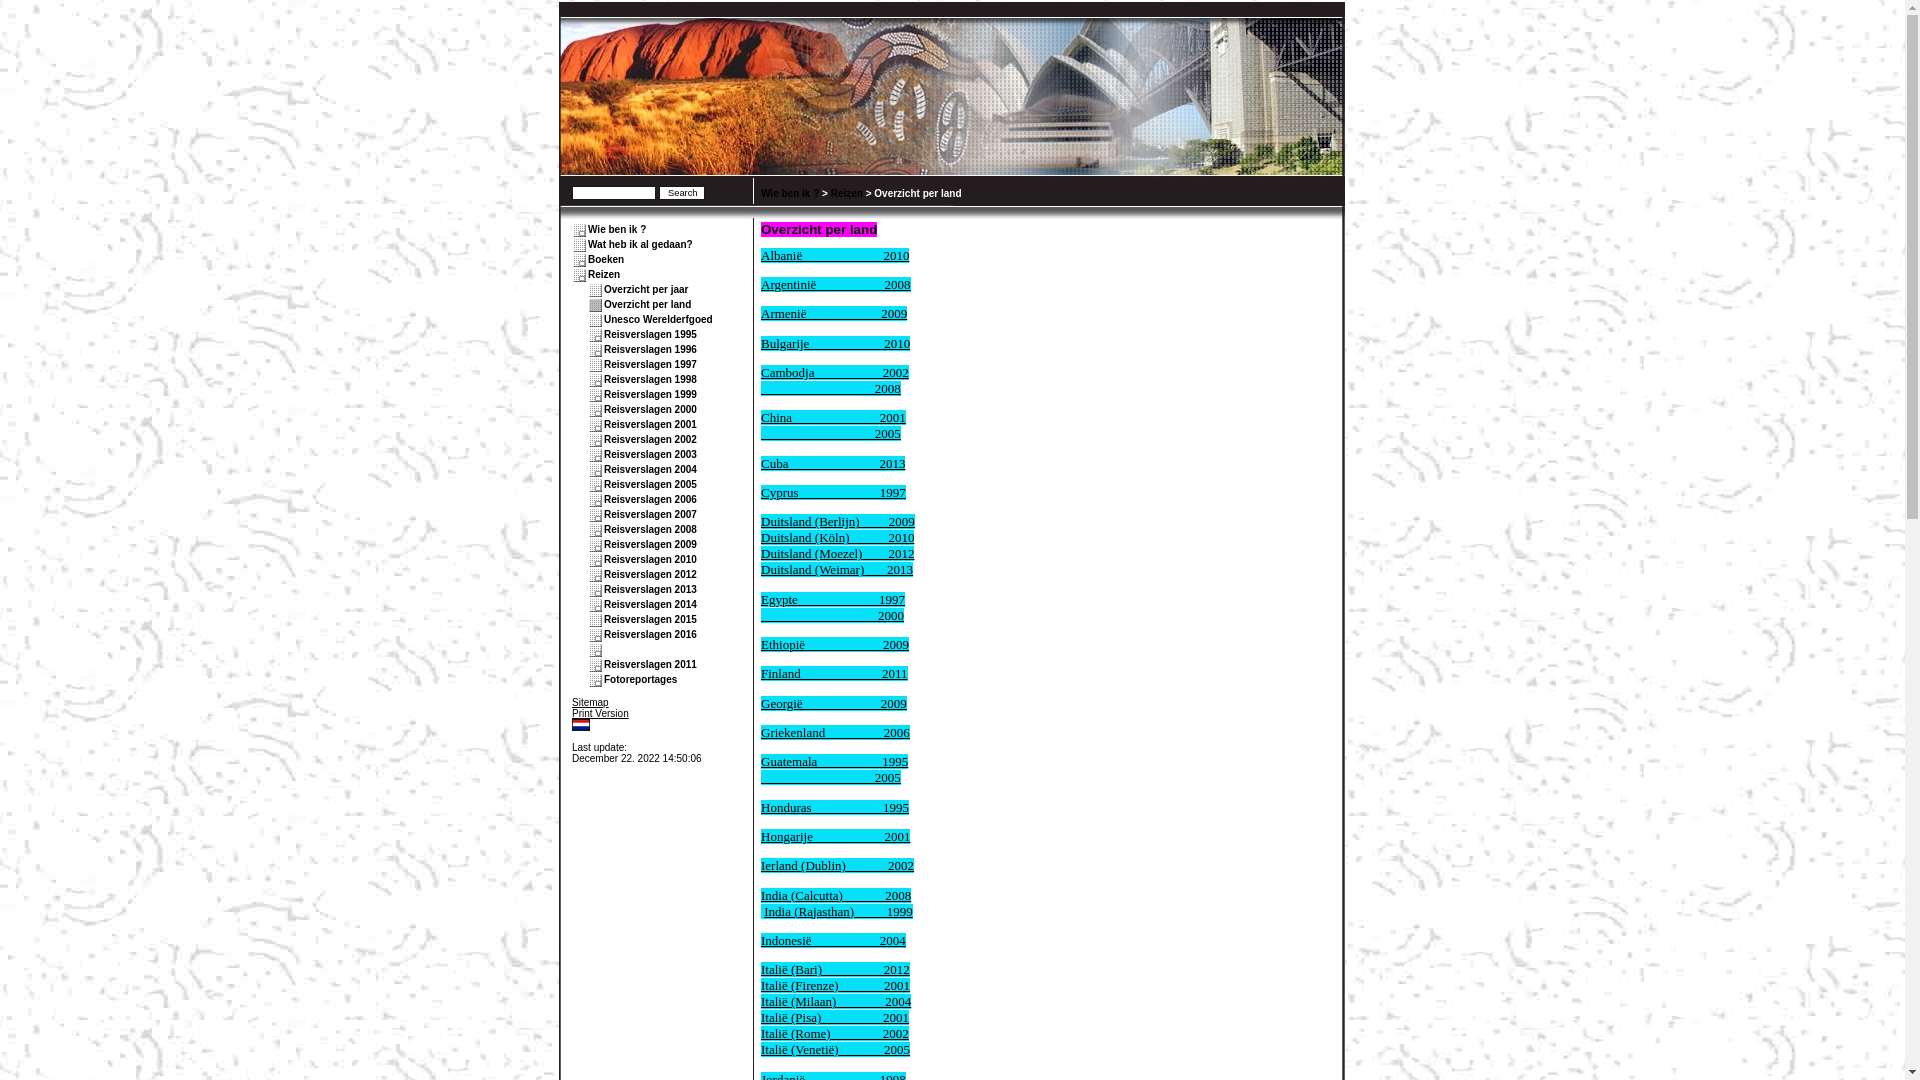 The height and width of the screenshot is (1080, 1920). I want to click on 'Reisverslagen 2014', so click(650, 603).